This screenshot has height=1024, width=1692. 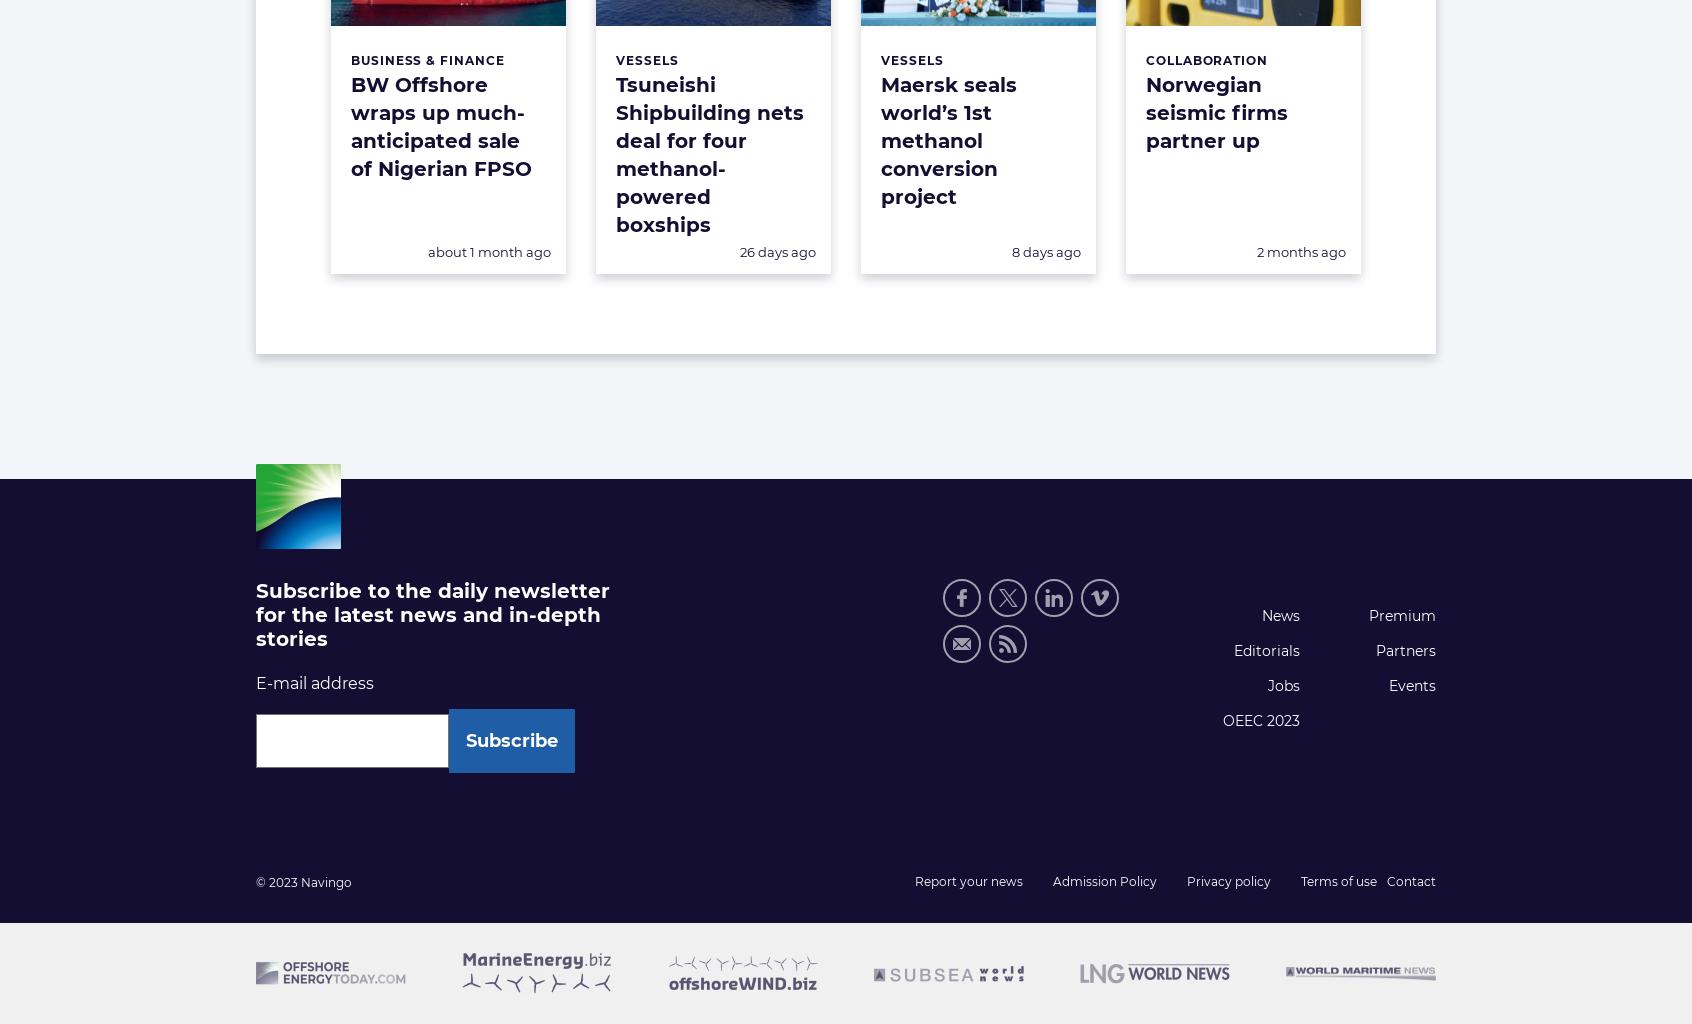 What do you see at coordinates (1105, 881) in the screenshot?
I see `'Admission Policy'` at bounding box center [1105, 881].